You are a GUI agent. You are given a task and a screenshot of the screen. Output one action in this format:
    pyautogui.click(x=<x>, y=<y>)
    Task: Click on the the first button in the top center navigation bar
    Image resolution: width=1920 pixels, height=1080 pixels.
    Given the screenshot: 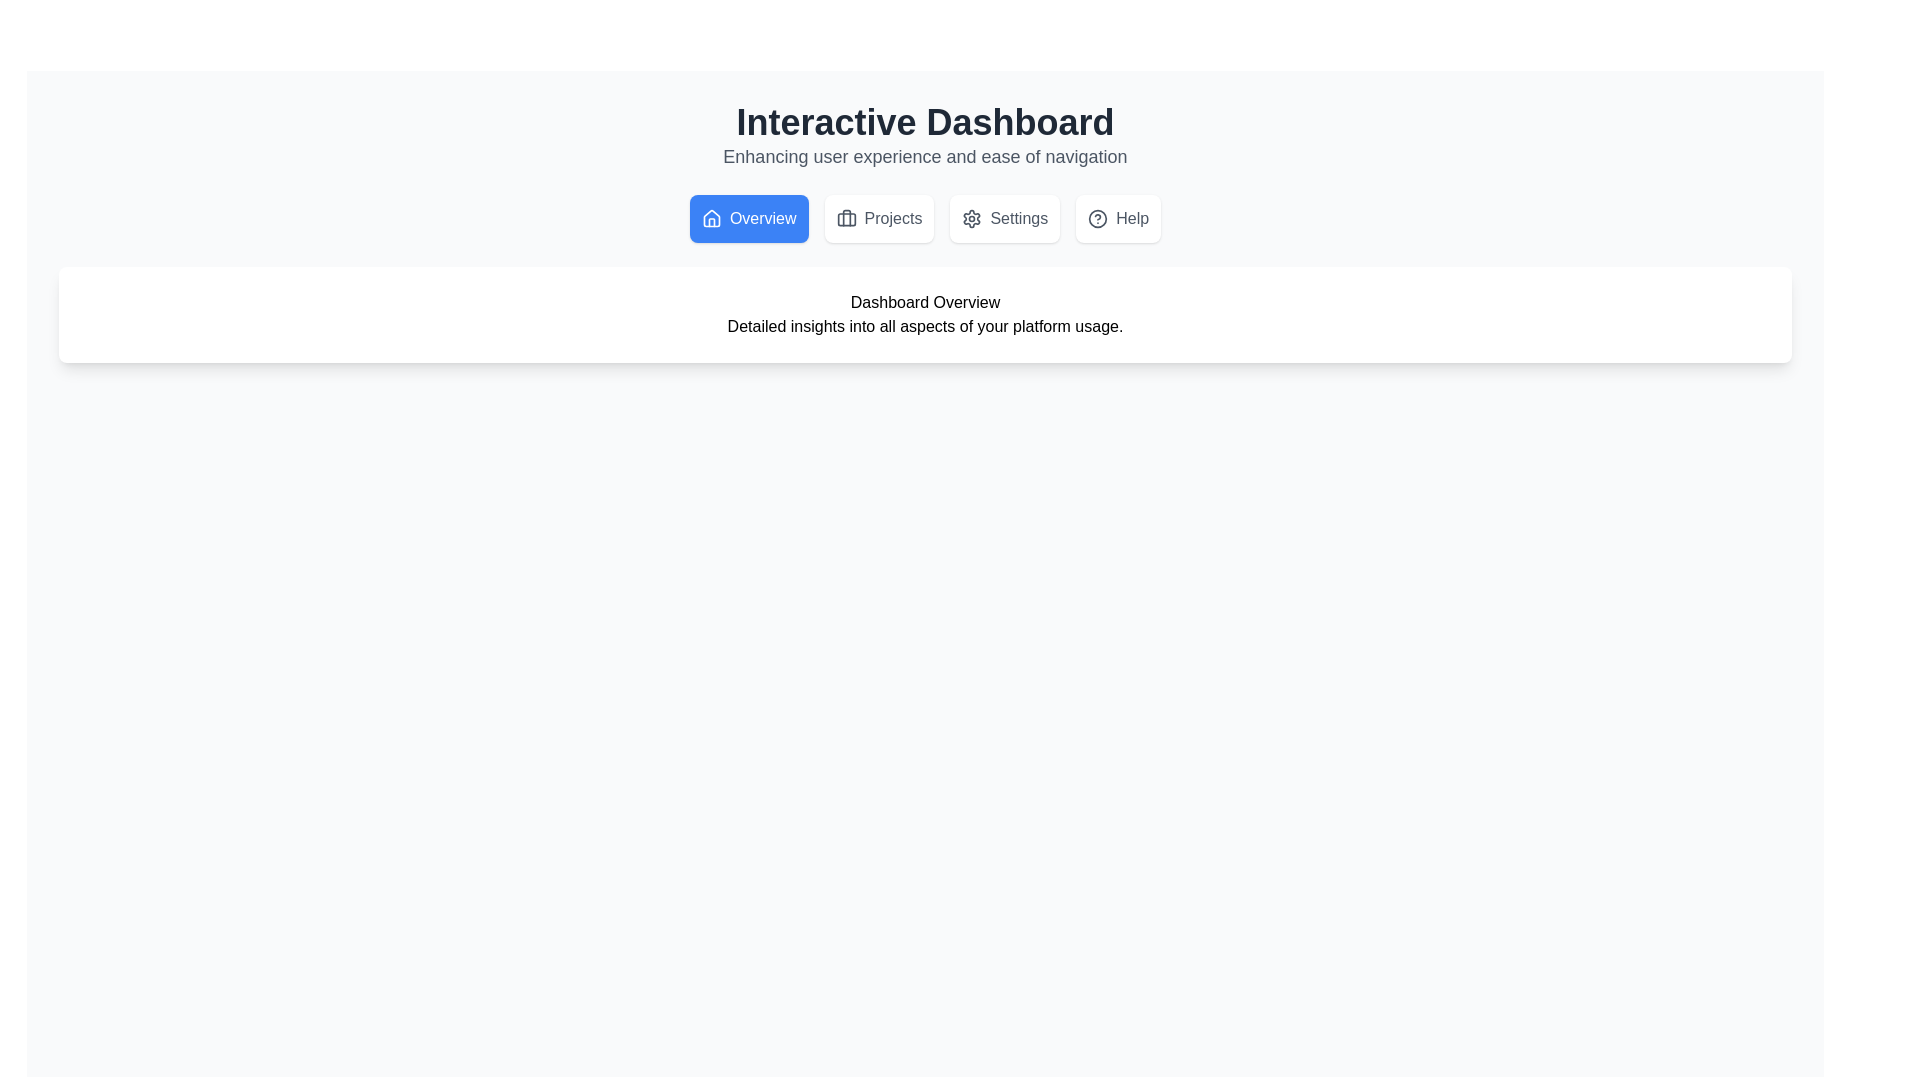 What is the action you would take?
    pyautogui.click(x=748, y=219)
    